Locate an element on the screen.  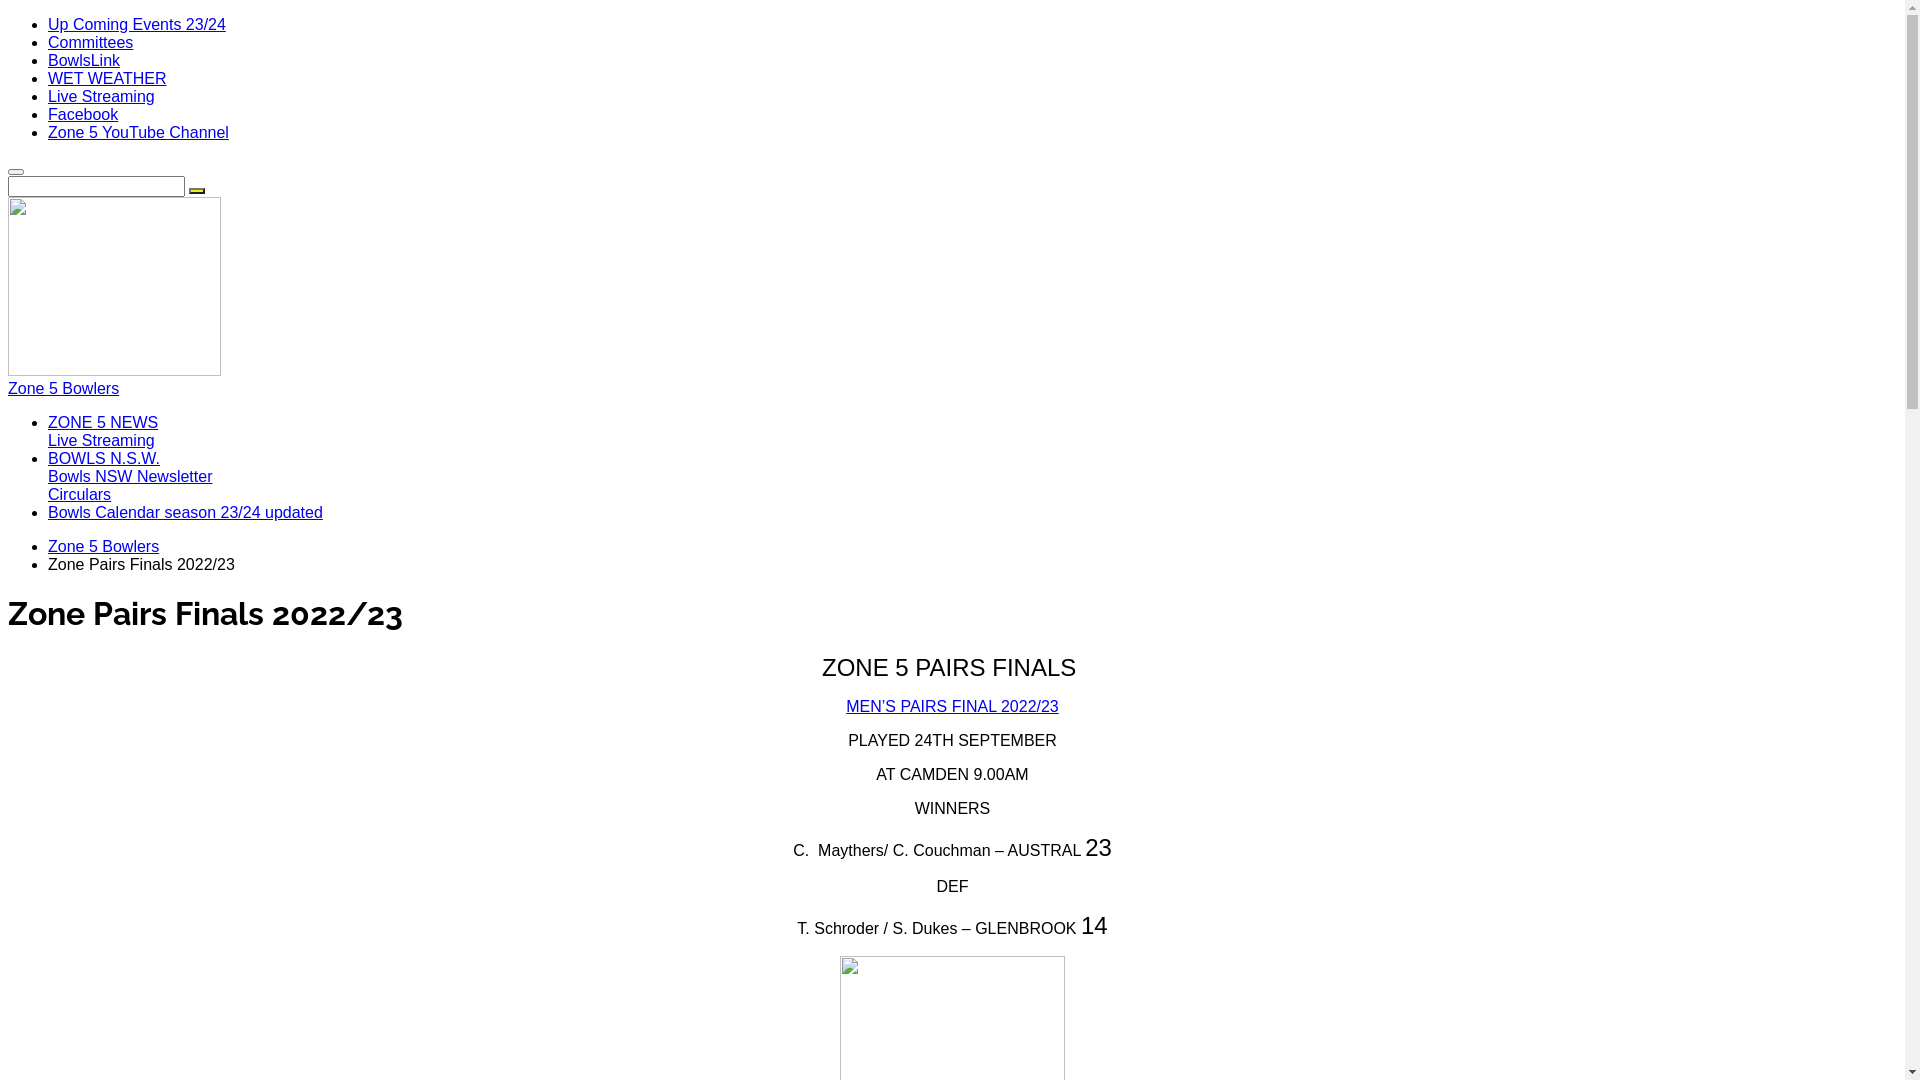
'Zone 5 YouTube Channel' is located at coordinates (137, 132).